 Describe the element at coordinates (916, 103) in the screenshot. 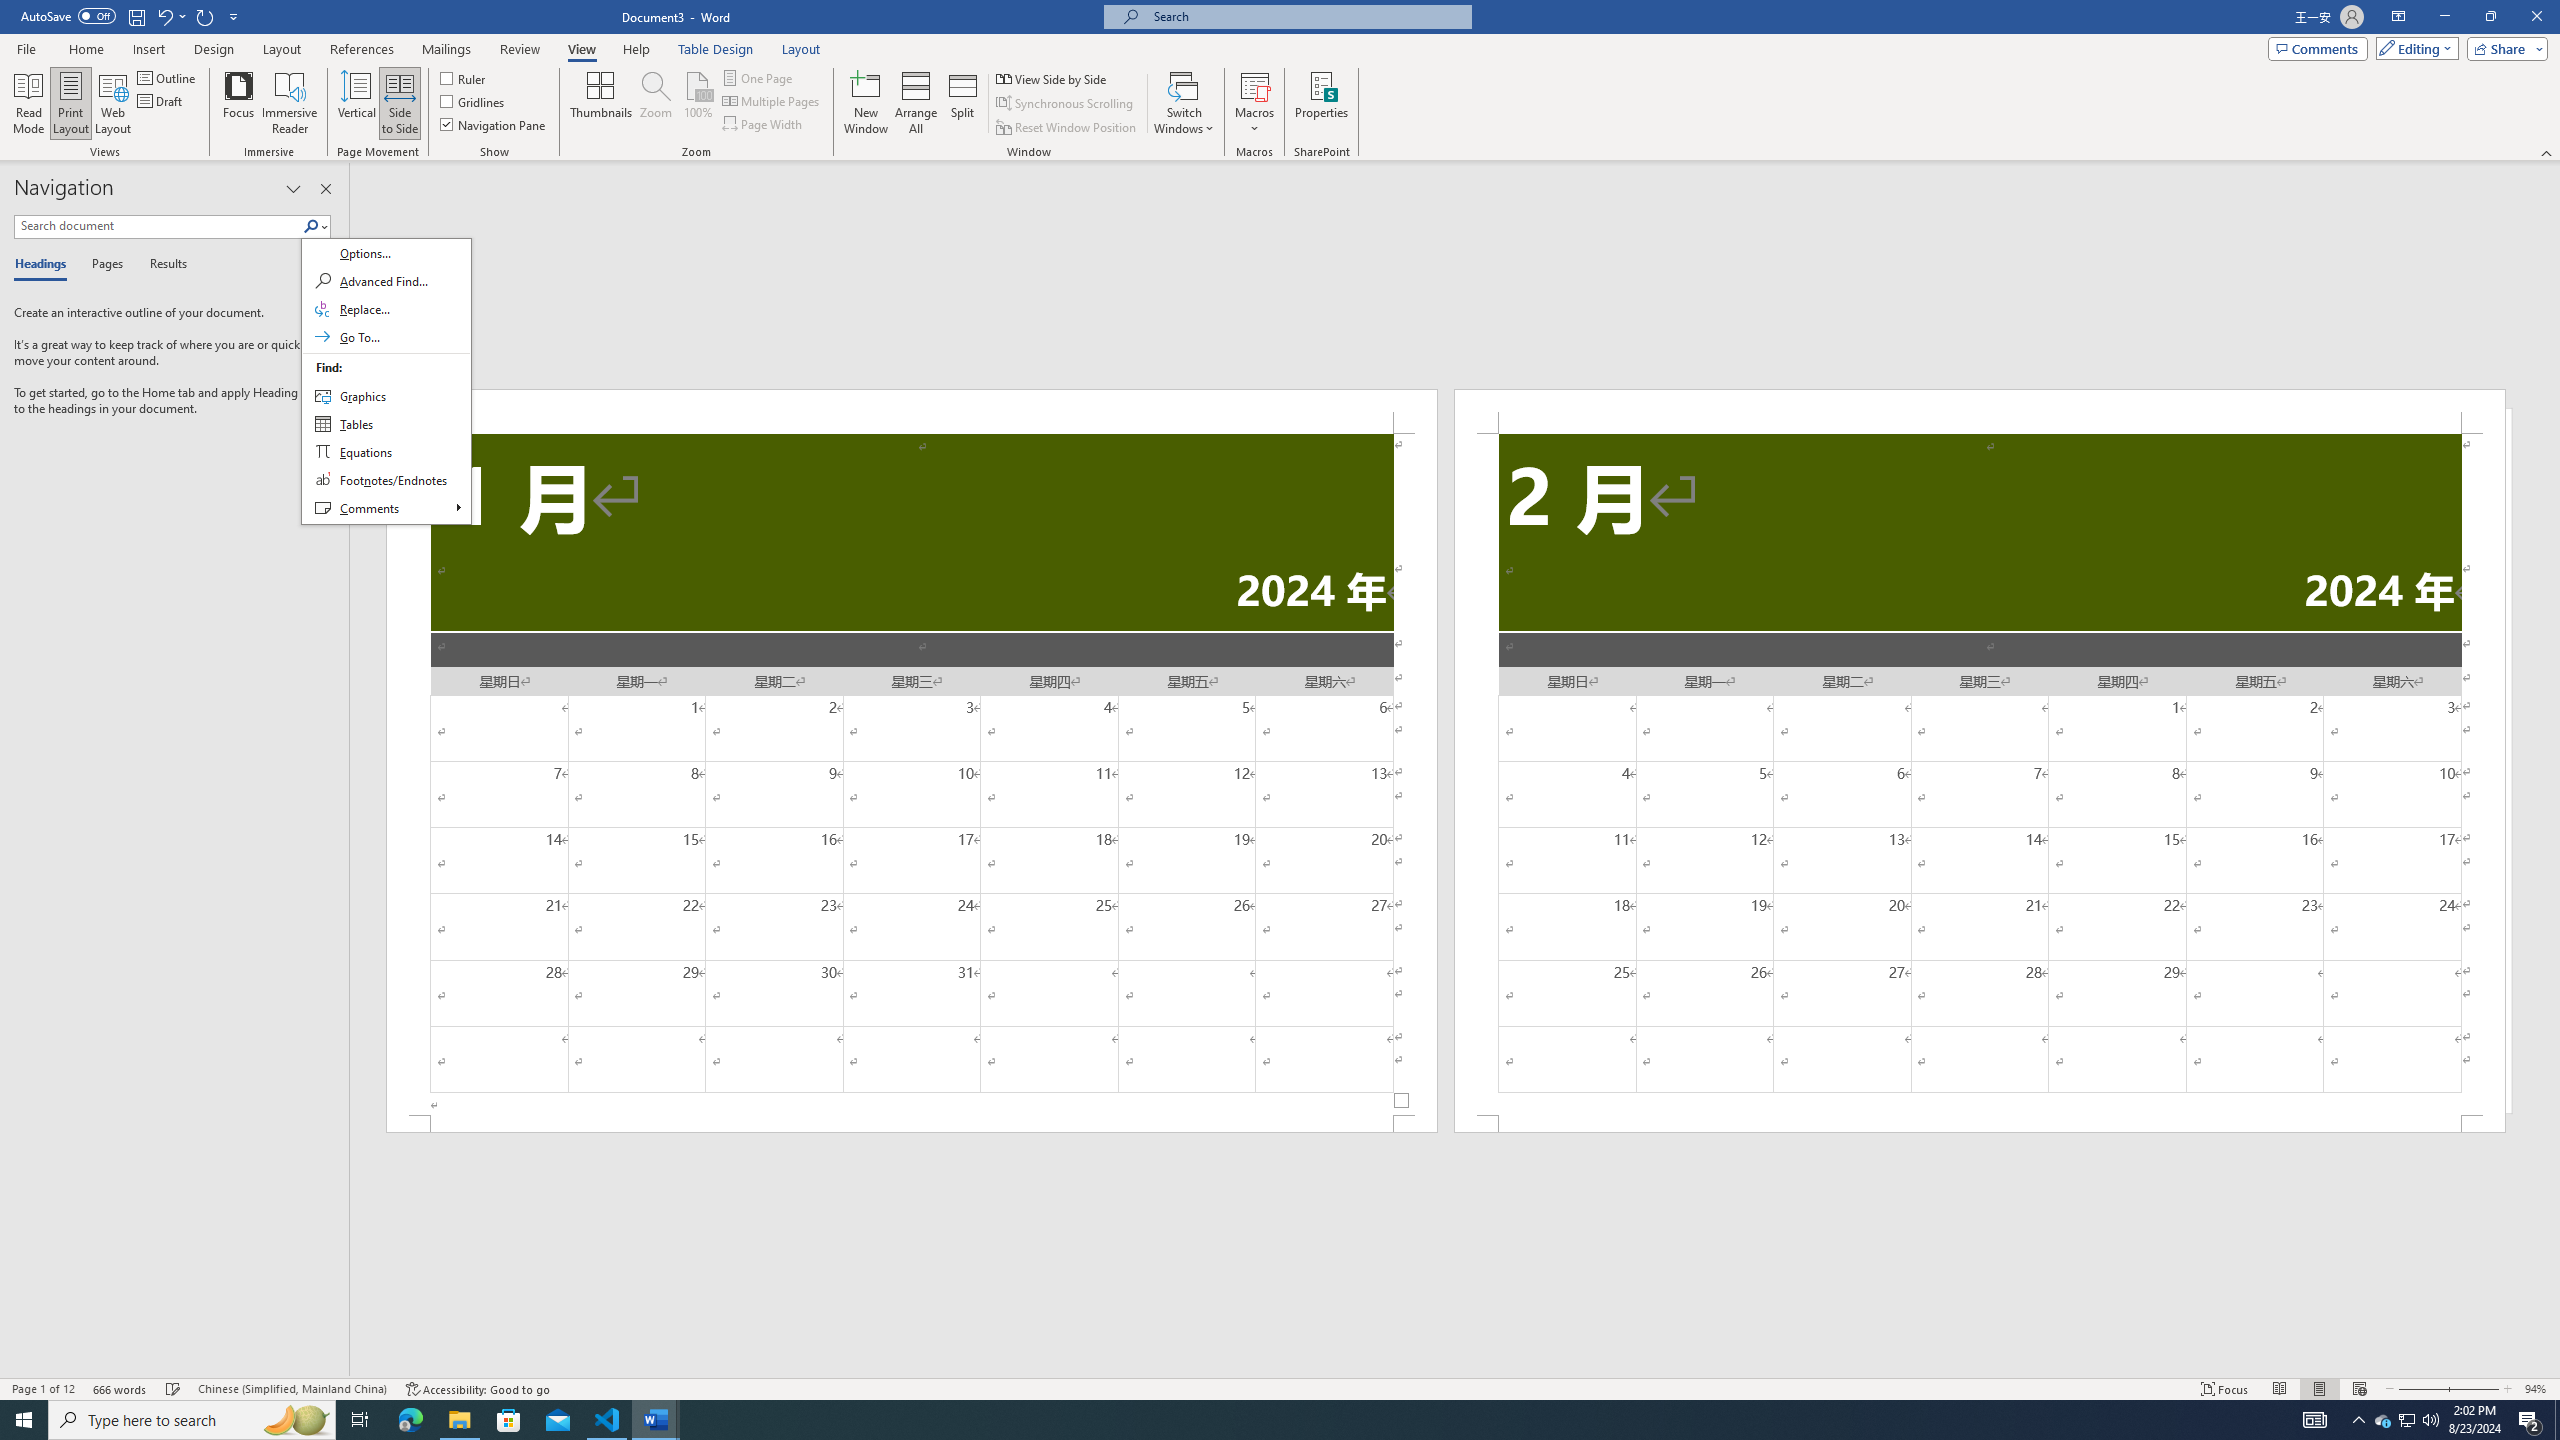

I see `'Arrange All'` at that location.